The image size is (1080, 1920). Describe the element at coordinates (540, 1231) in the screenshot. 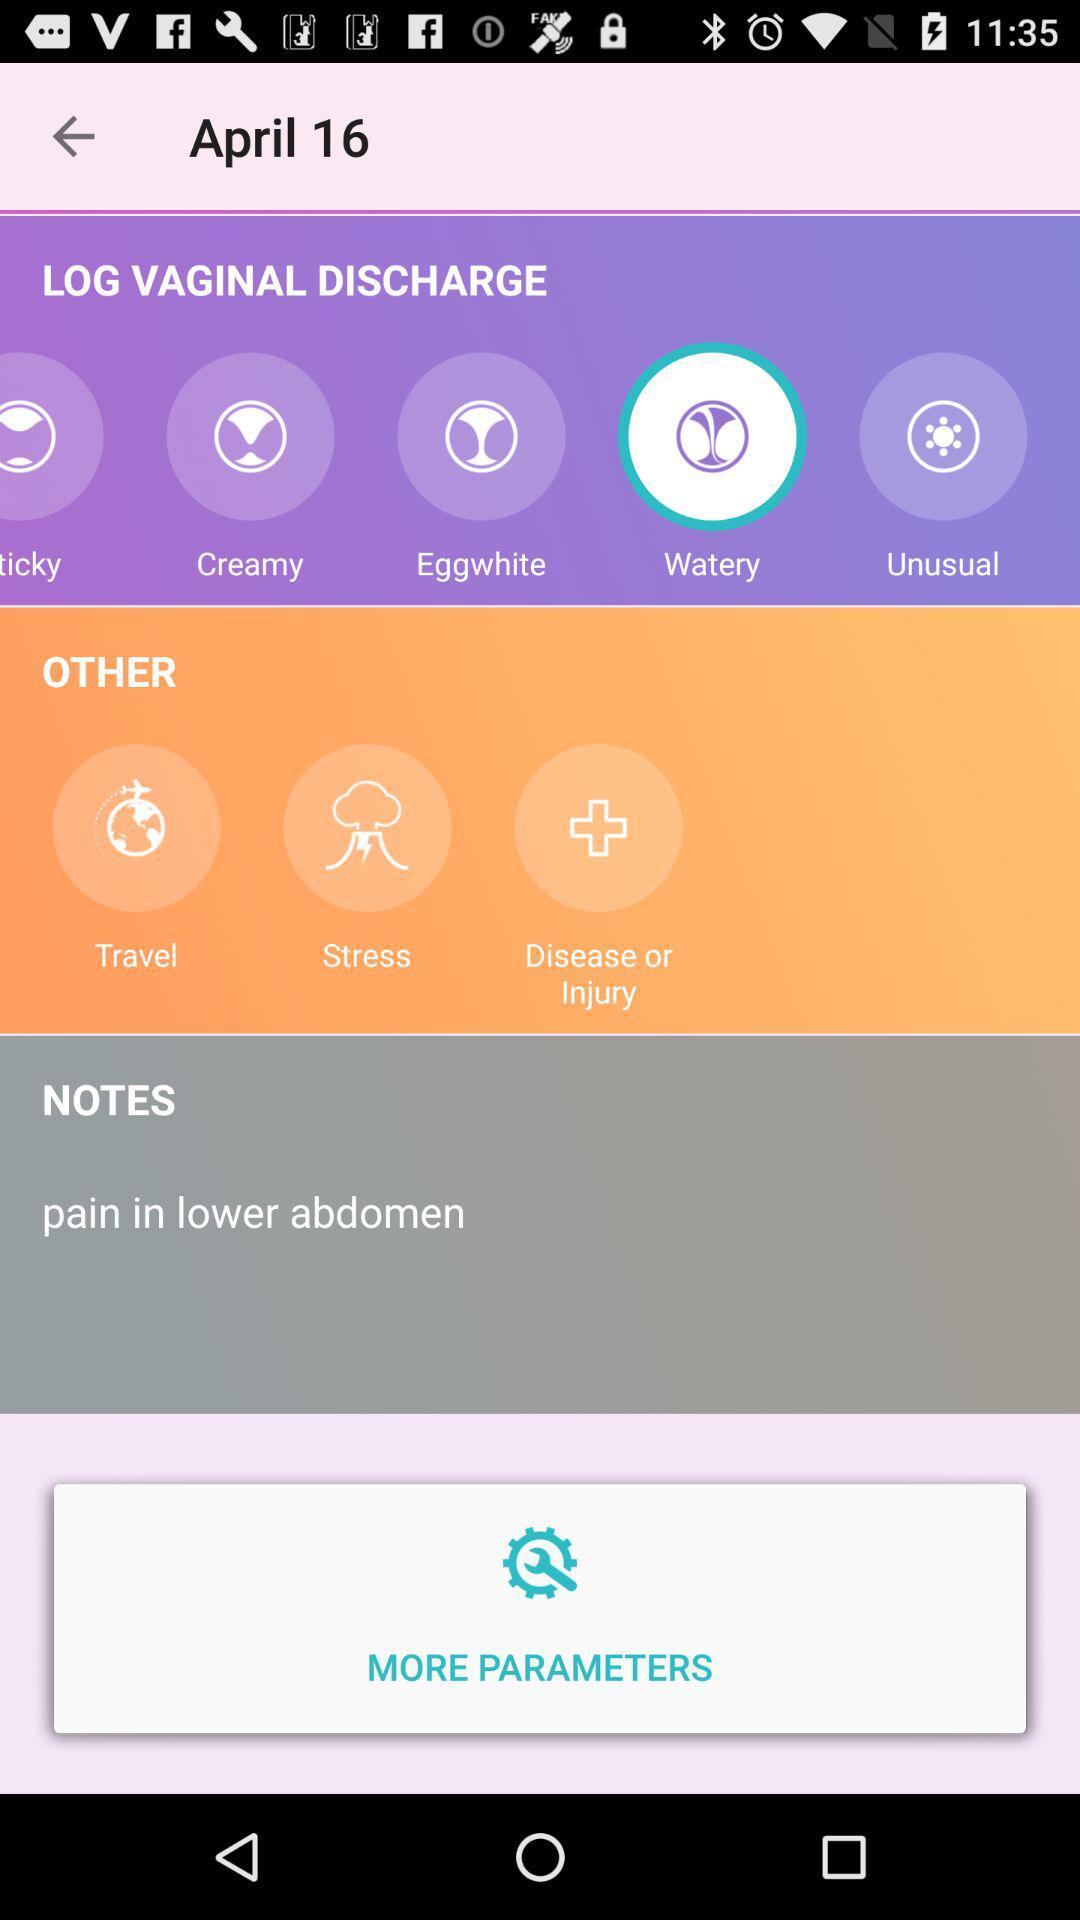

I see `pain in lower icon` at that location.